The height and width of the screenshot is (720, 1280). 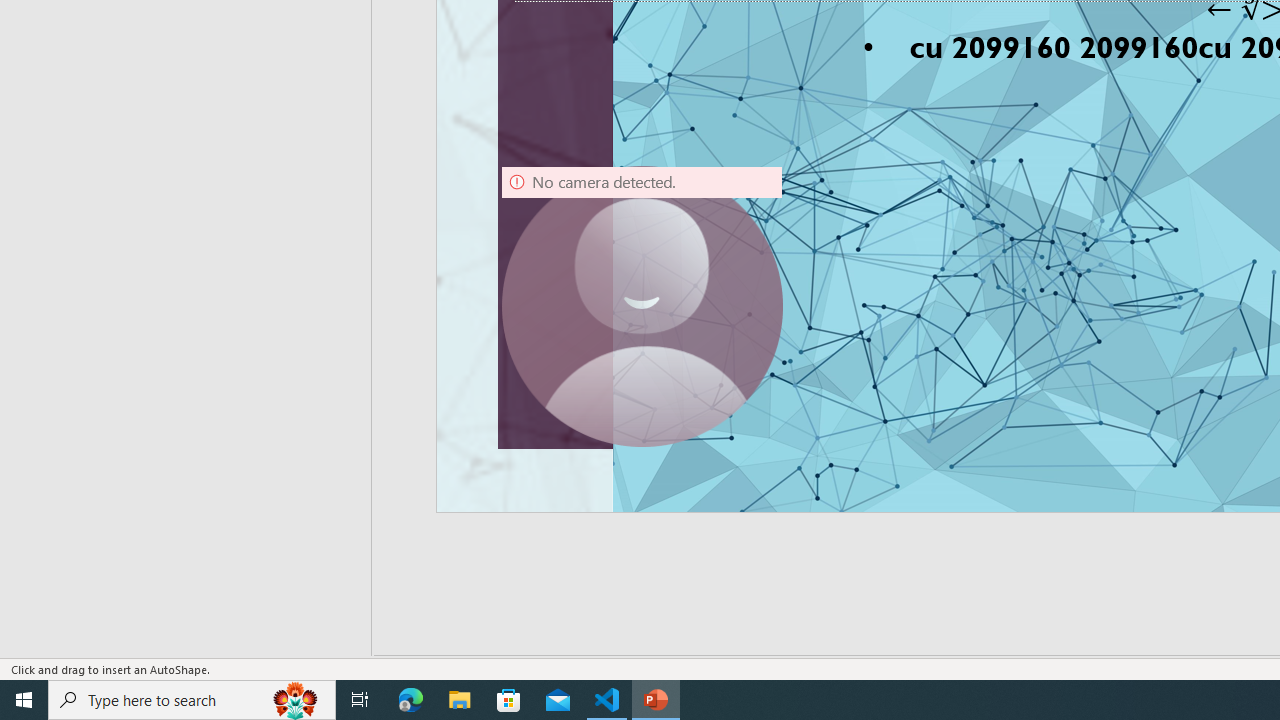 I want to click on 'Camera 9, No camera detected.', so click(x=641, y=307).